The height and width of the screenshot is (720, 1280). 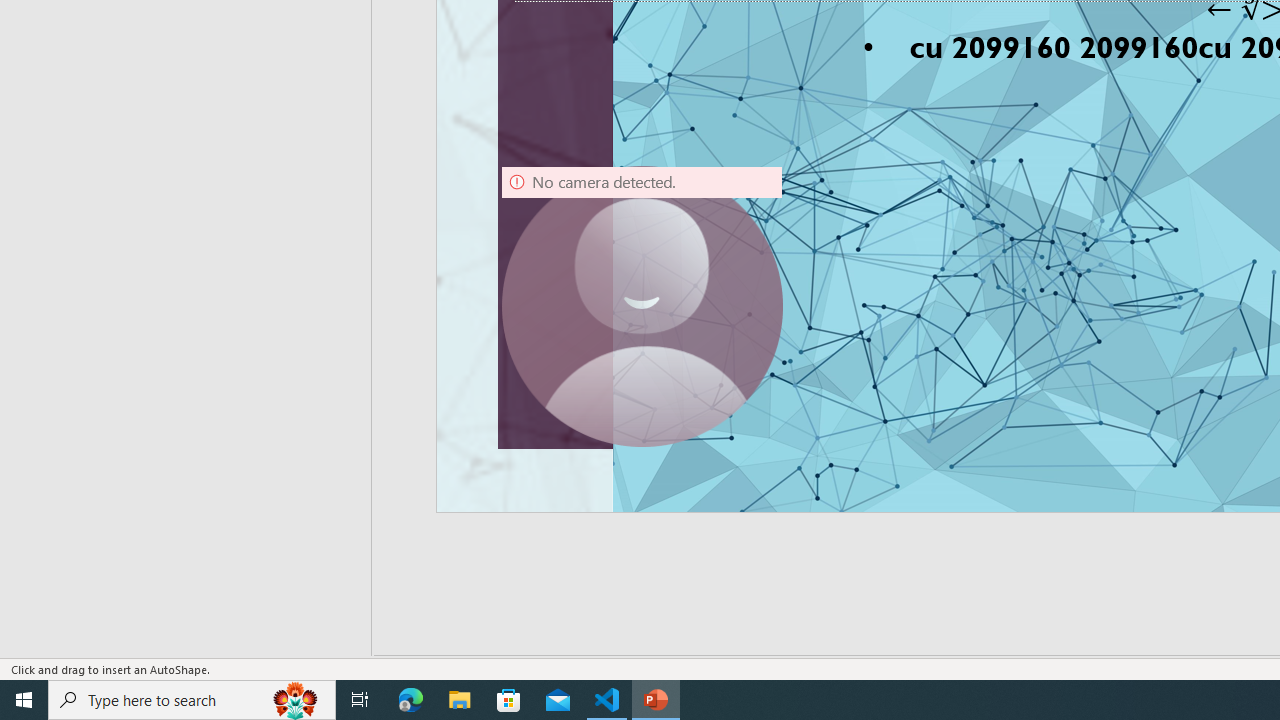 I want to click on 'Camera 9, No camera detected.', so click(x=641, y=307).